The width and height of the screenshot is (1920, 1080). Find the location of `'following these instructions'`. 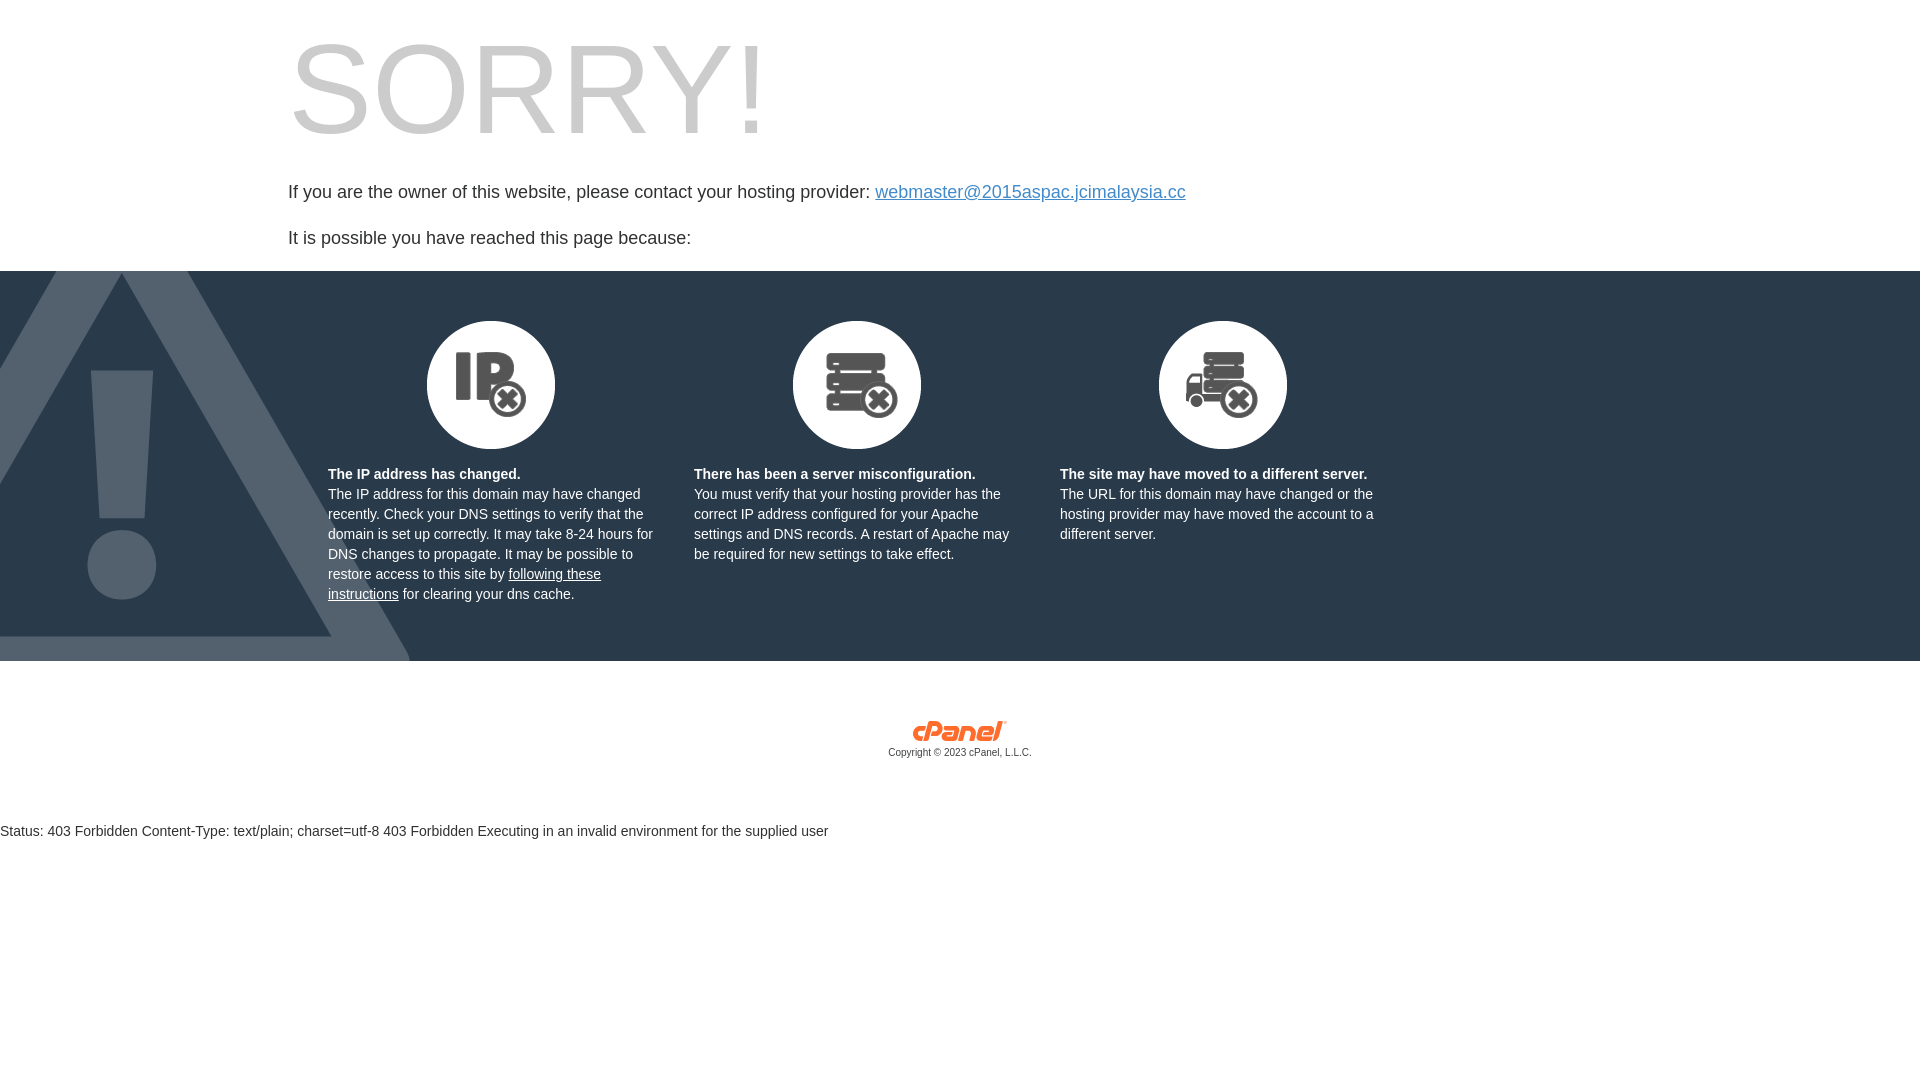

'following these instructions' is located at coordinates (463, 583).